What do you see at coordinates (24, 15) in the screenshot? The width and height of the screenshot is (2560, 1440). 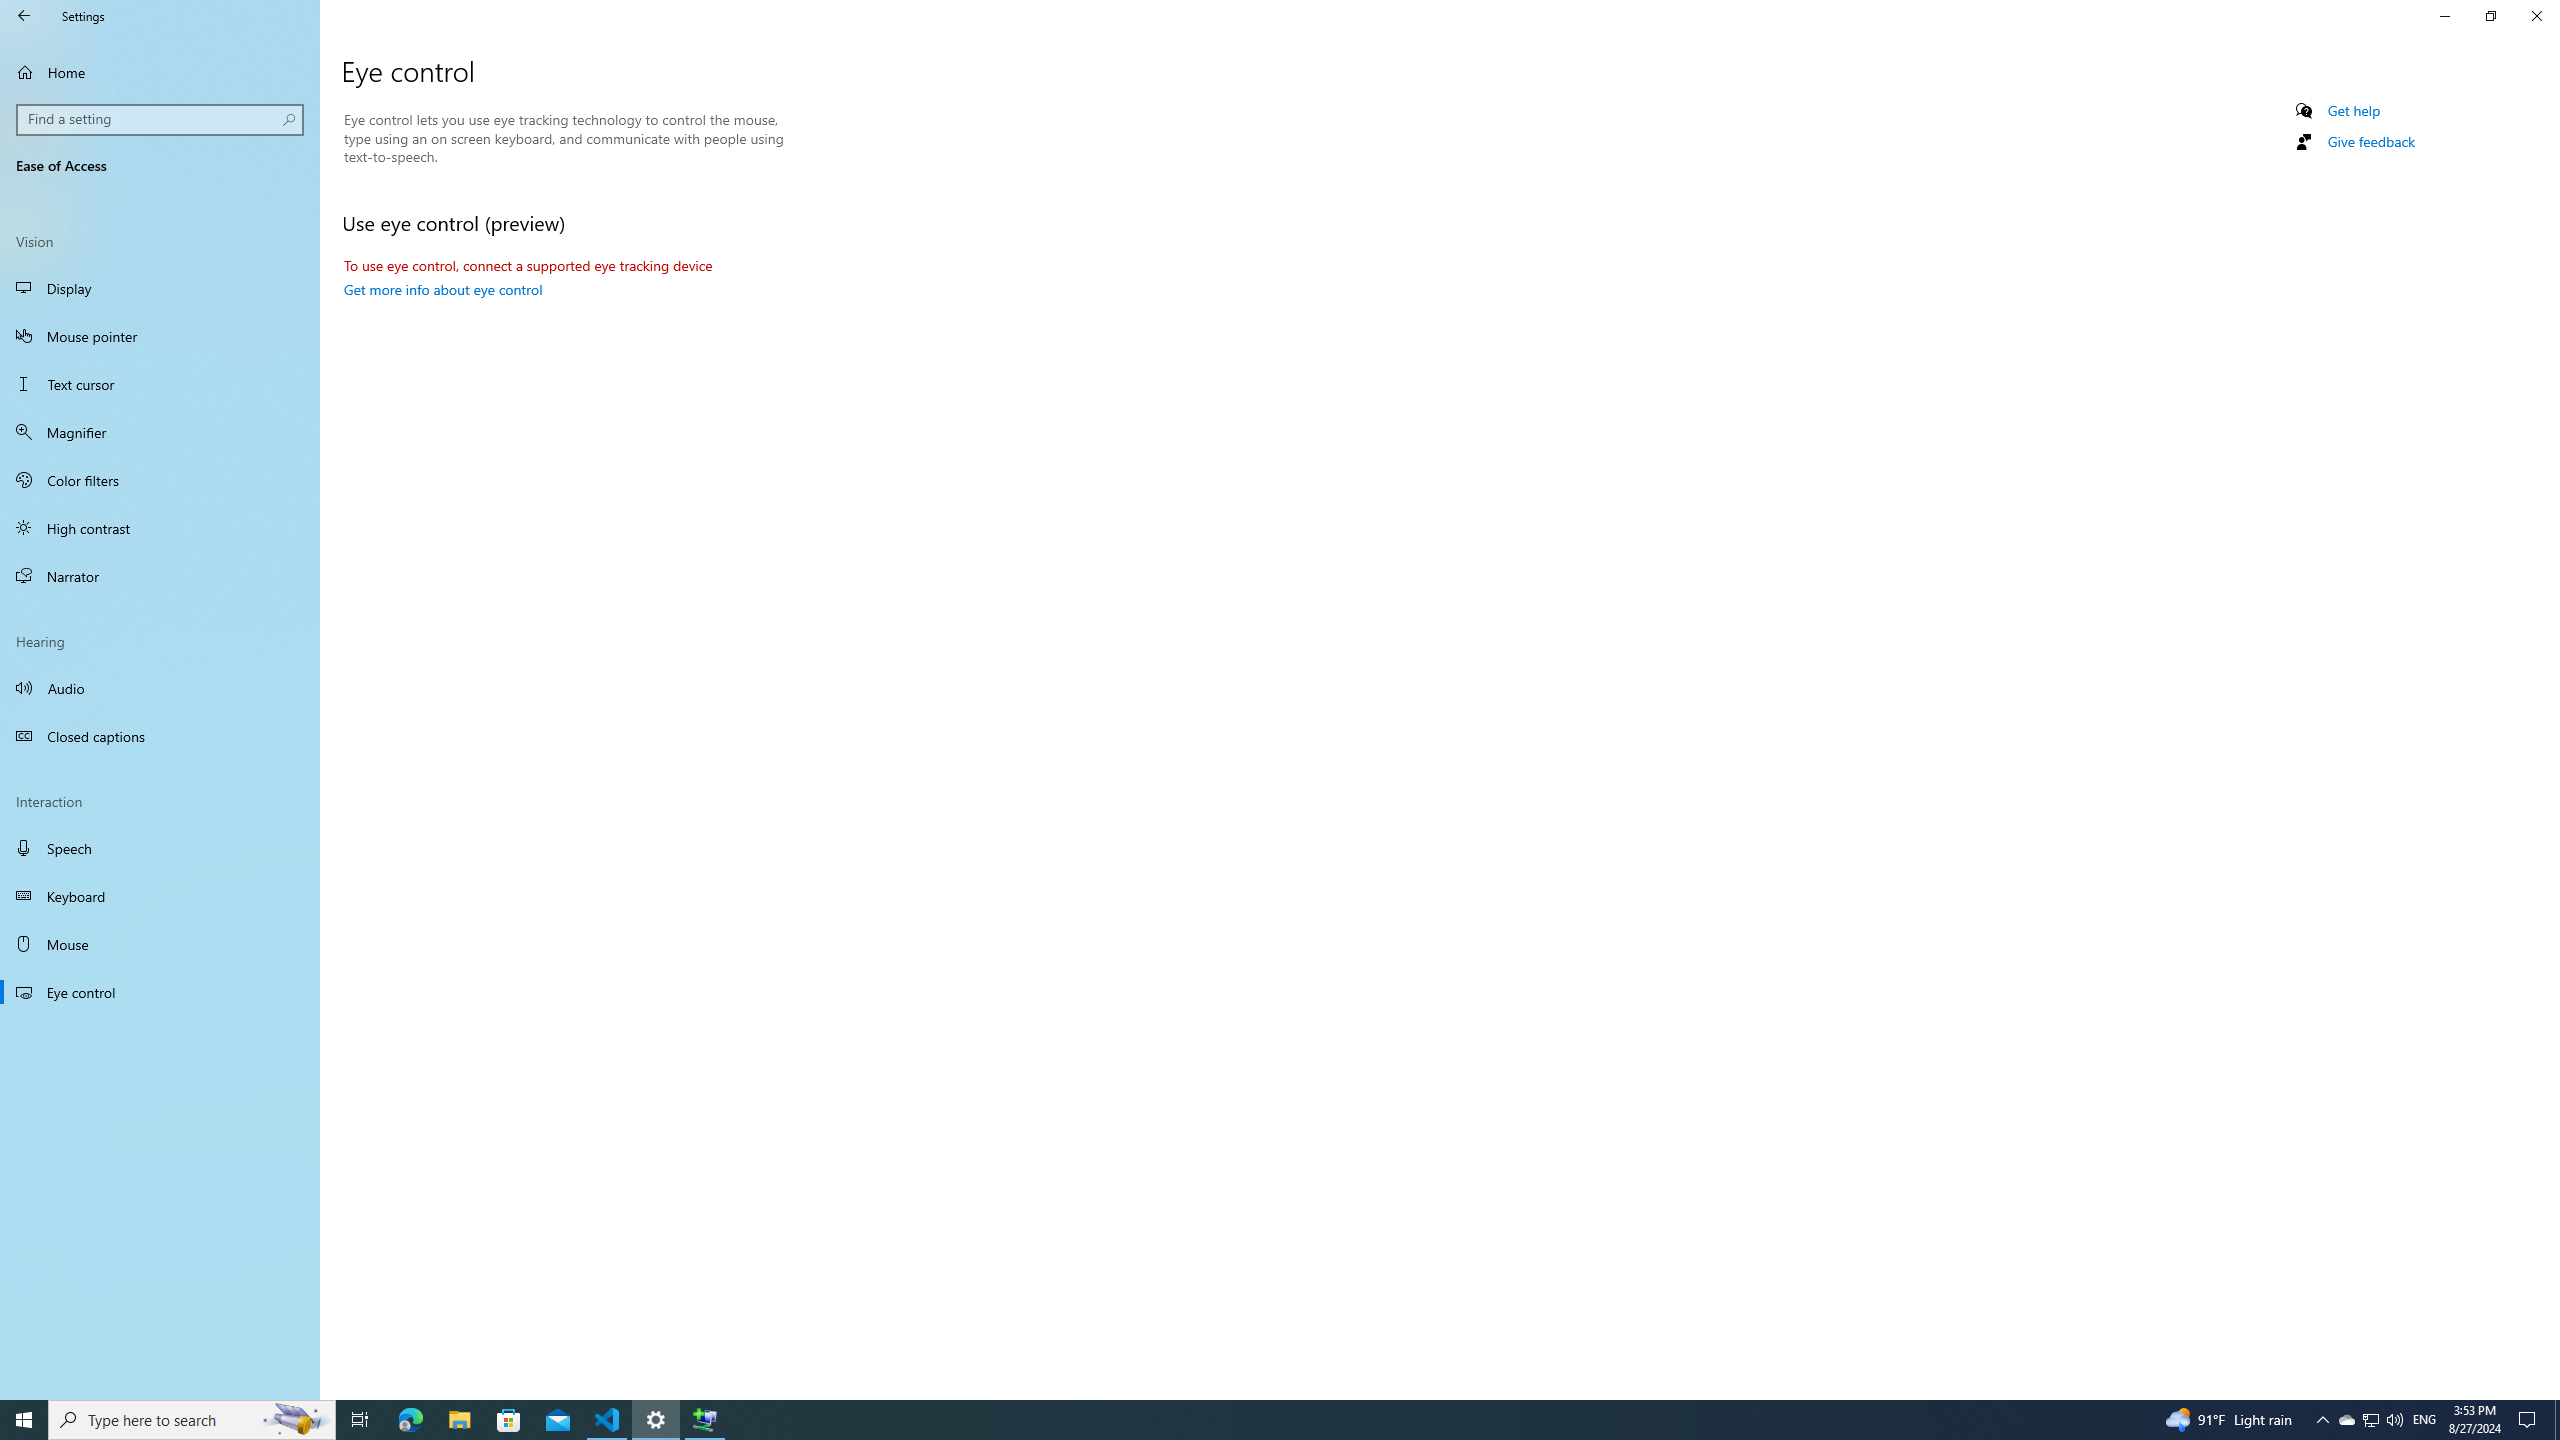 I see `'Back'` at bounding box center [24, 15].